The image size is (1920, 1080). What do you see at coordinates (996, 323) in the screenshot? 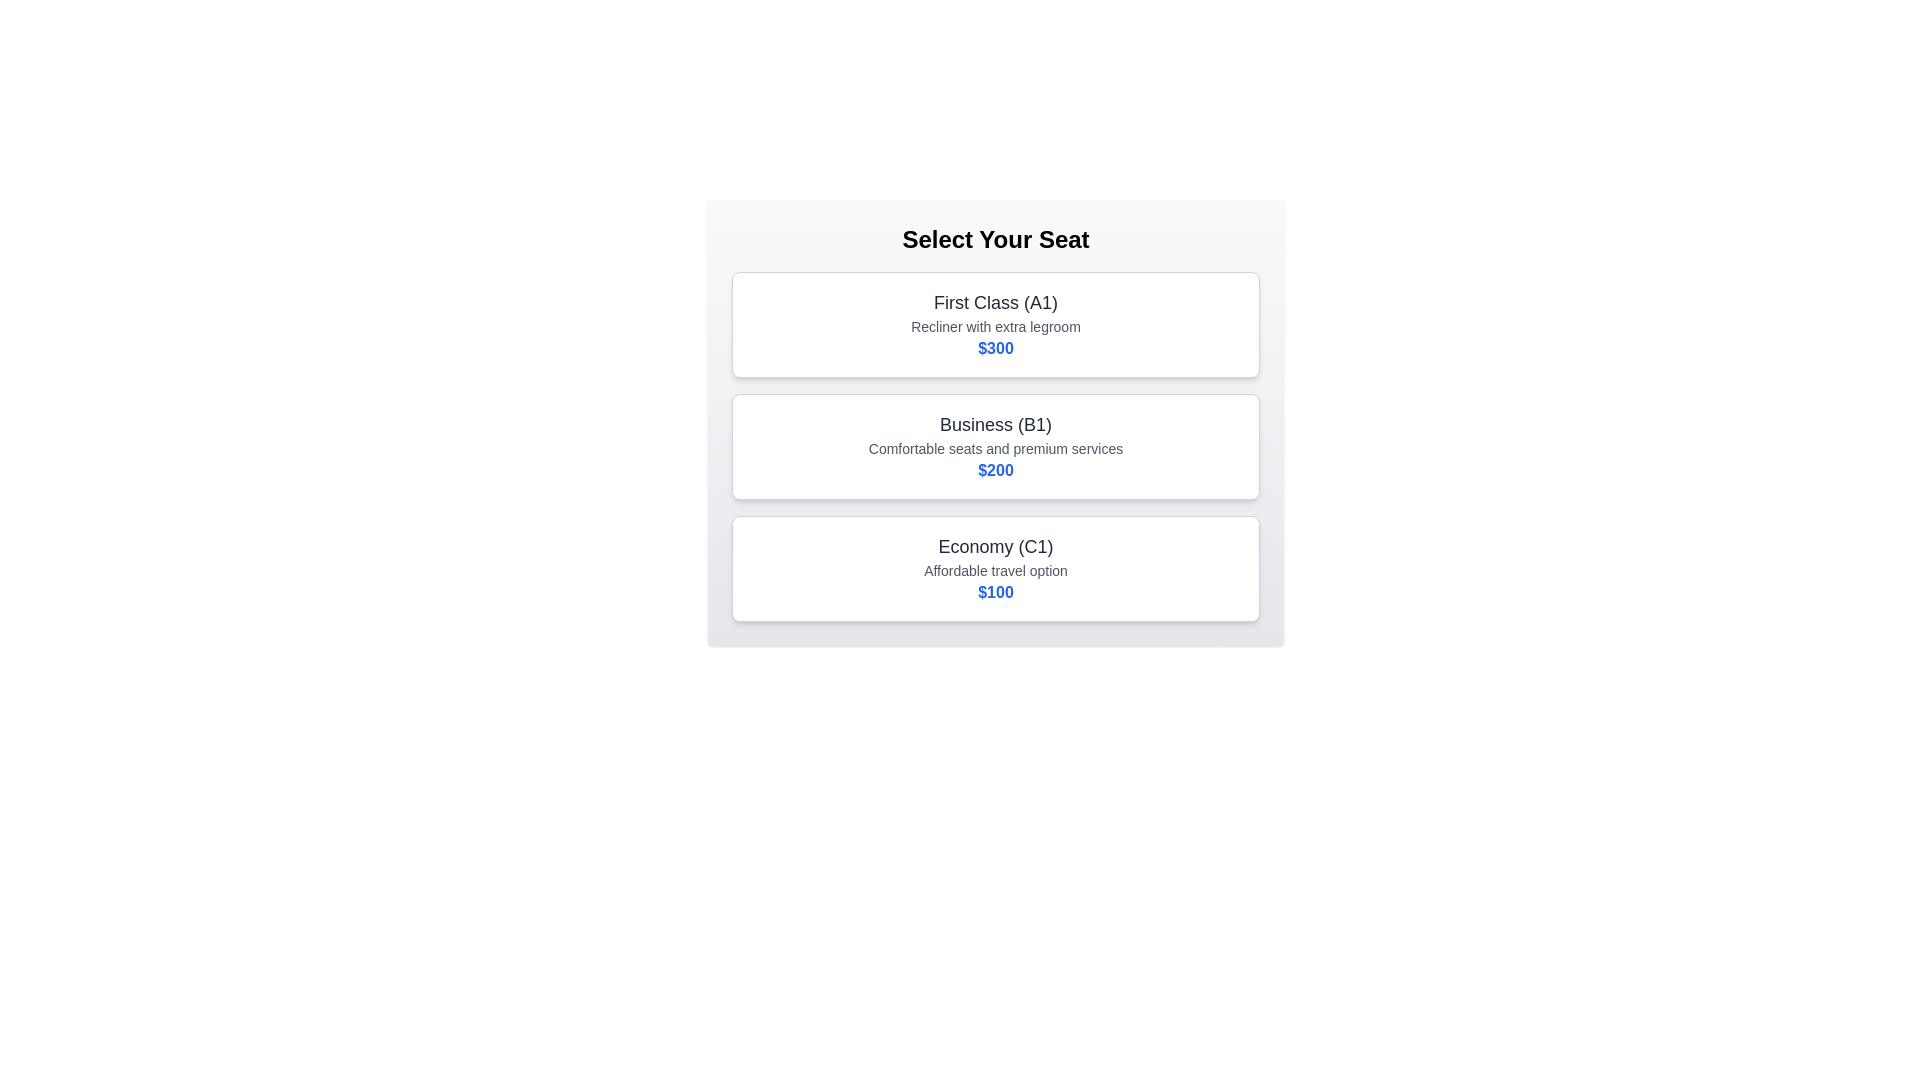
I see `the first Button-like card that represents an option for selecting a seating class, located at the topmost position in a vertical stack of three similar cards` at bounding box center [996, 323].